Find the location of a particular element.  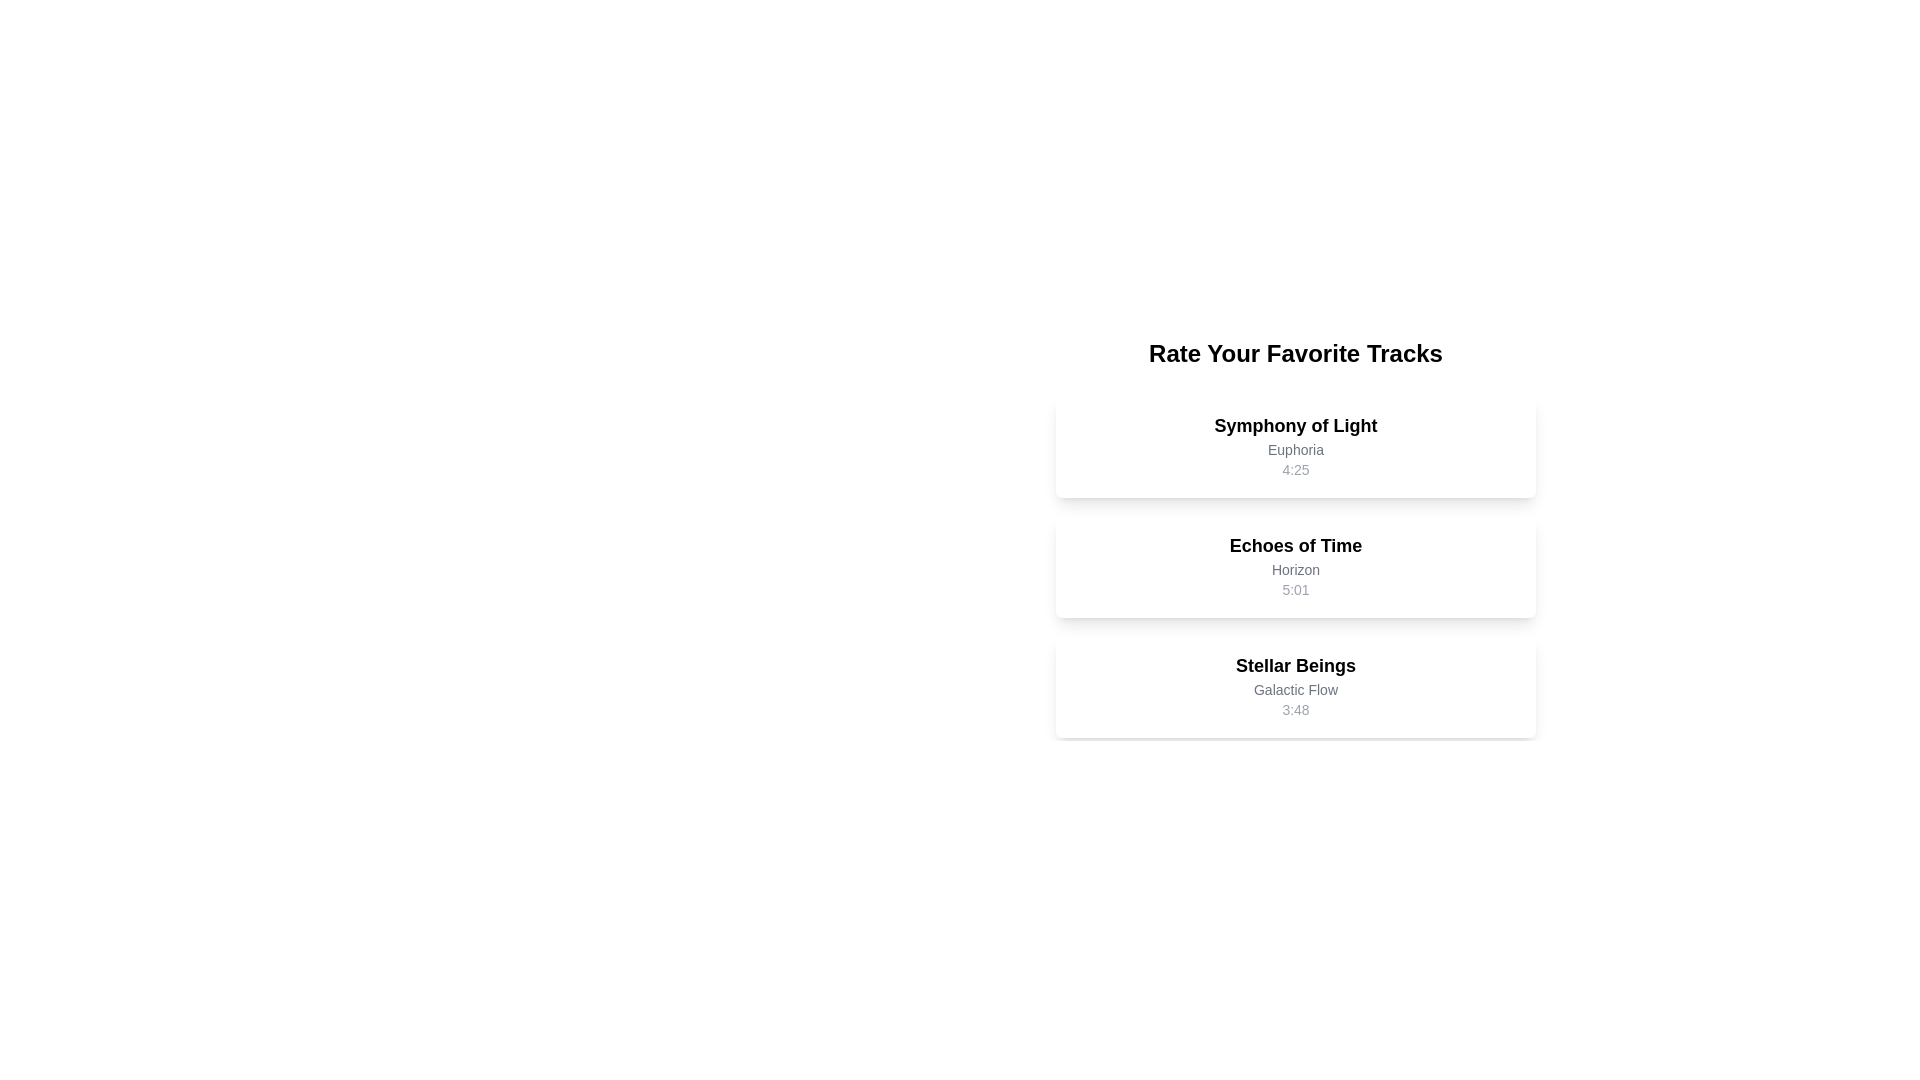

the text label 'Euphoria', which is styled in gray and positioned beneath 'Symphony of Light' within a card-like component is located at coordinates (1296, 450).